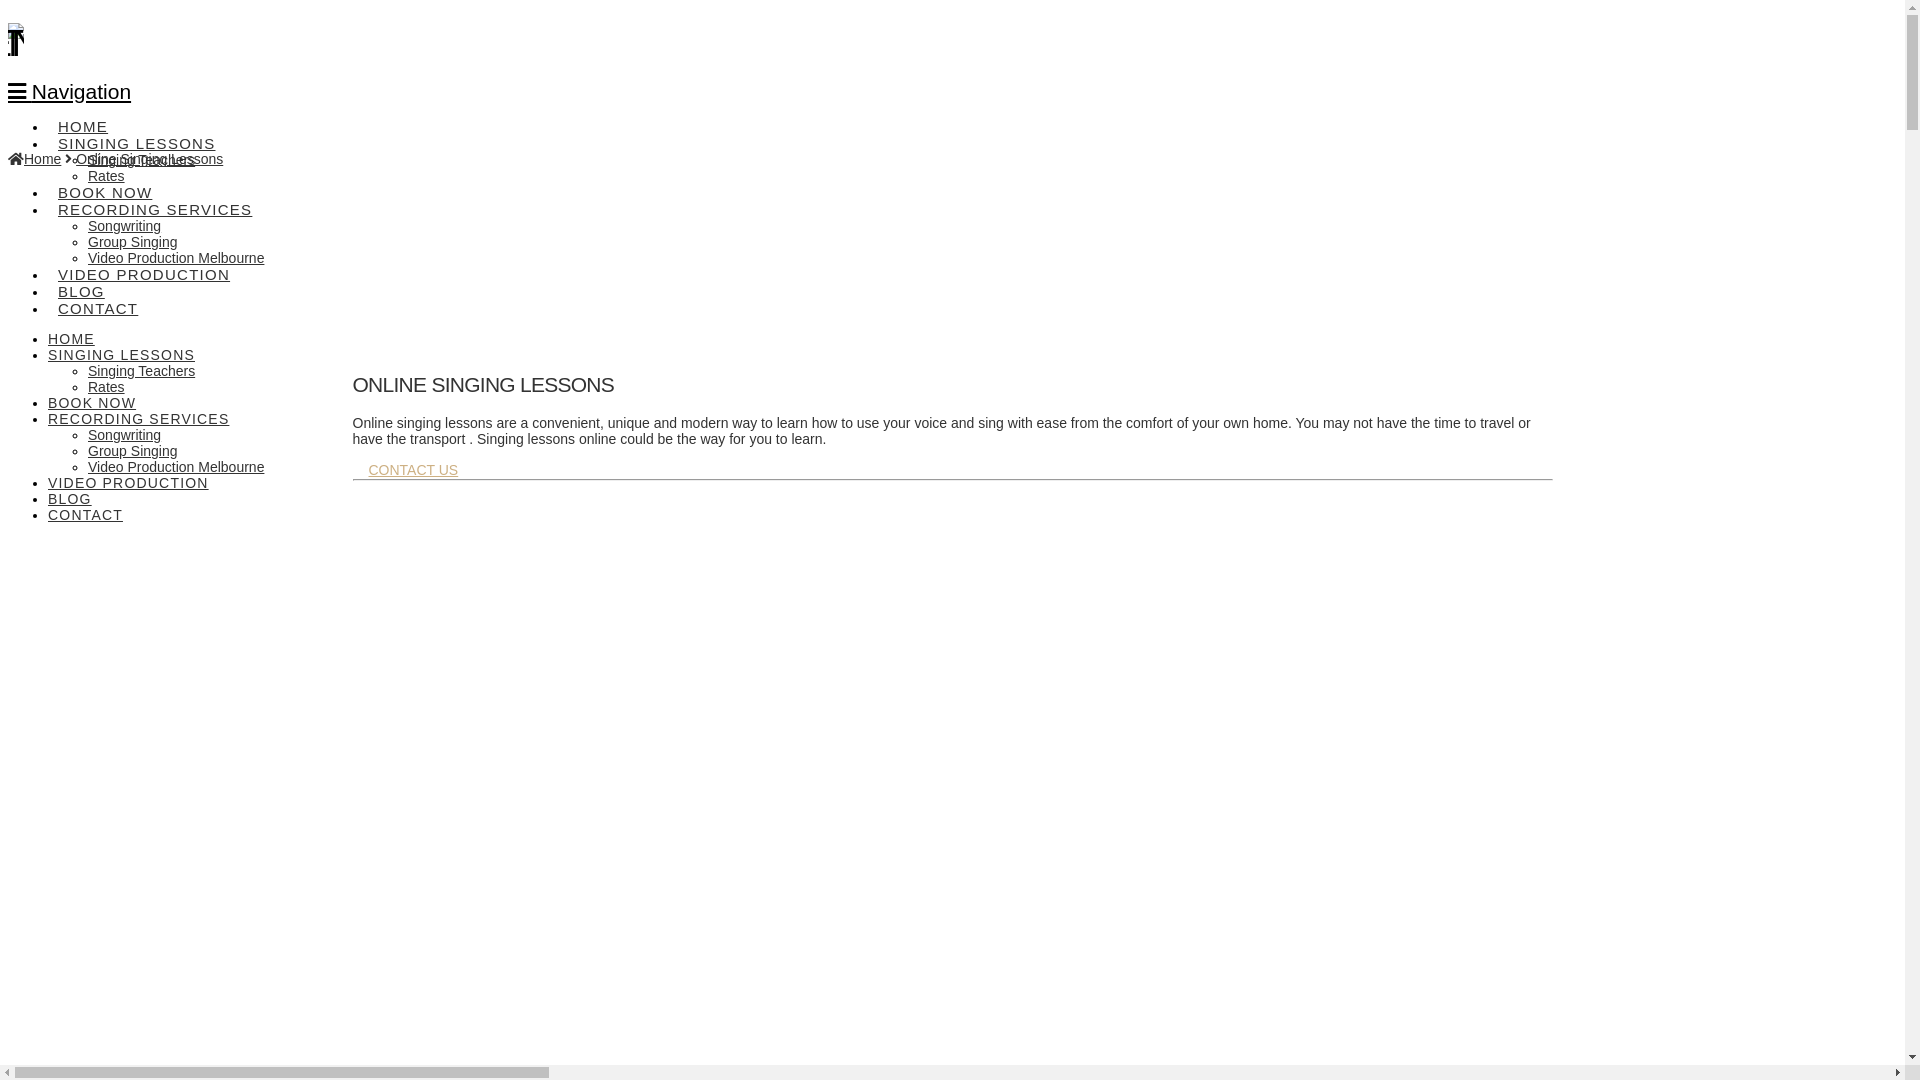 The image size is (1920, 1080). What do you see at coordinates (90, 402) in the screenshot?
I see `'BOOK NOW'` at bounding box center [90, 402].